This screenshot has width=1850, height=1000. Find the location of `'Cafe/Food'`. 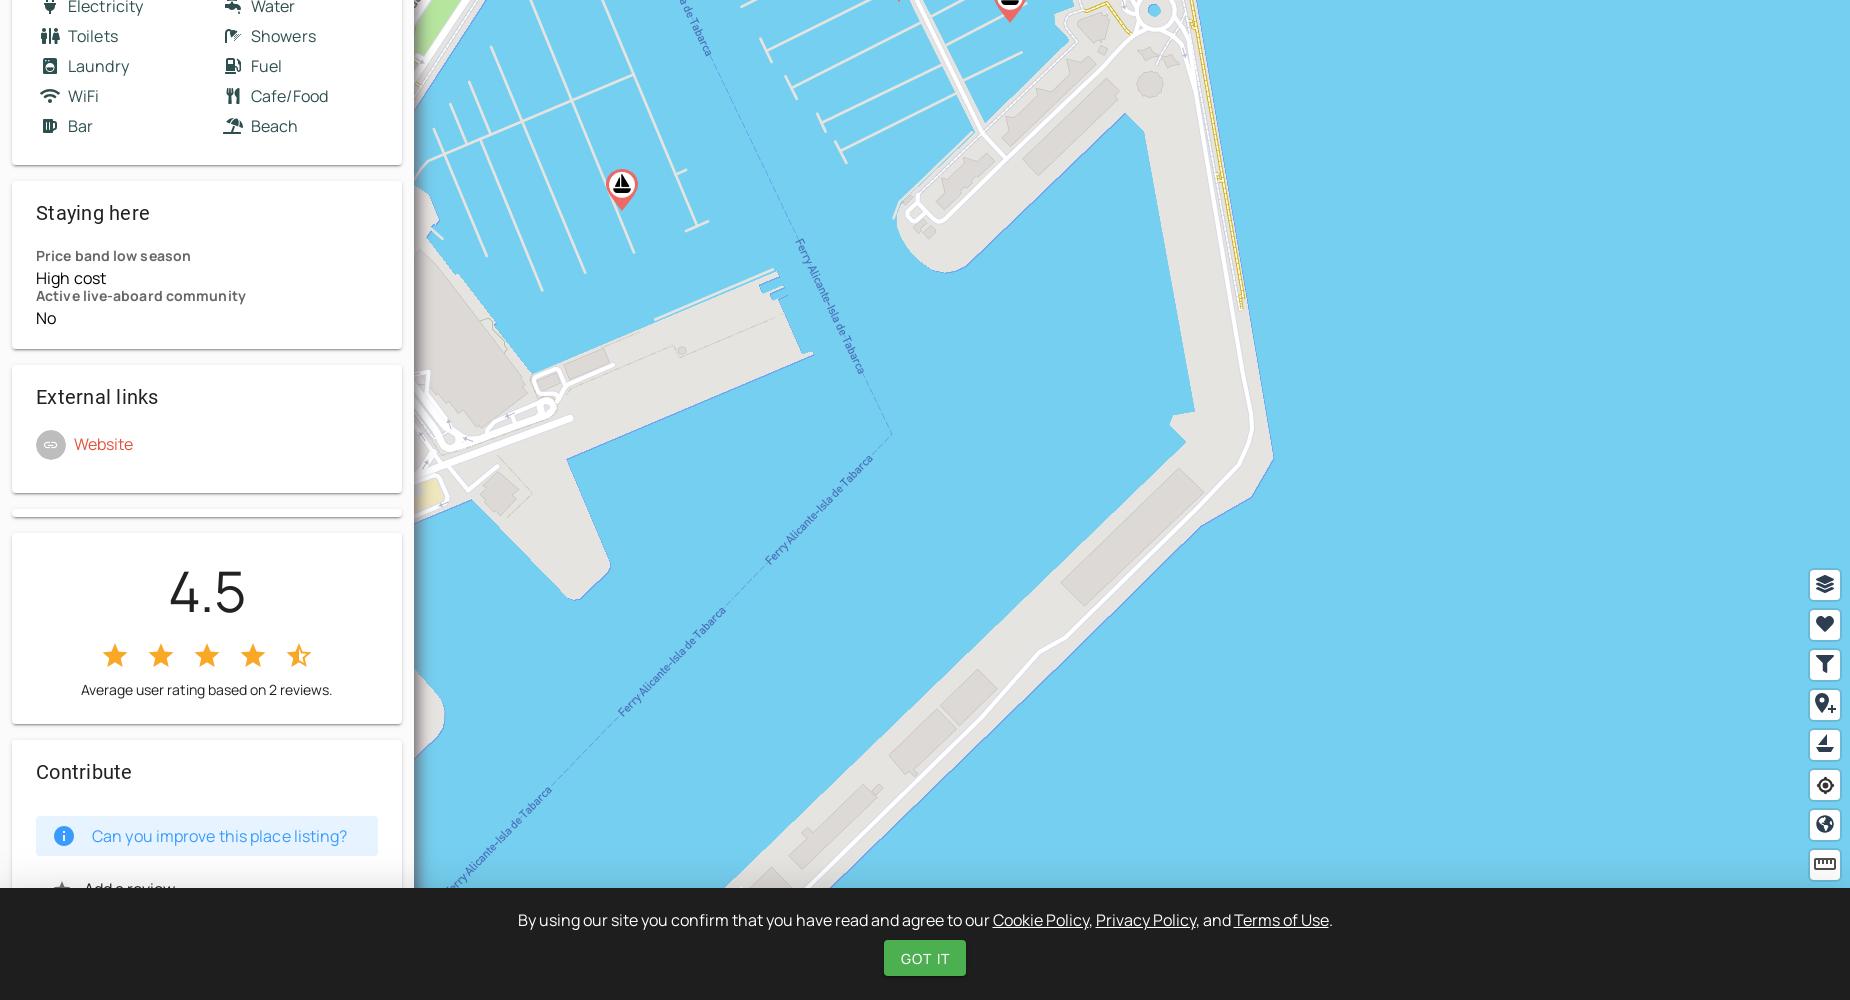

'Cafe/Food' is located at coordinates (287, 95).